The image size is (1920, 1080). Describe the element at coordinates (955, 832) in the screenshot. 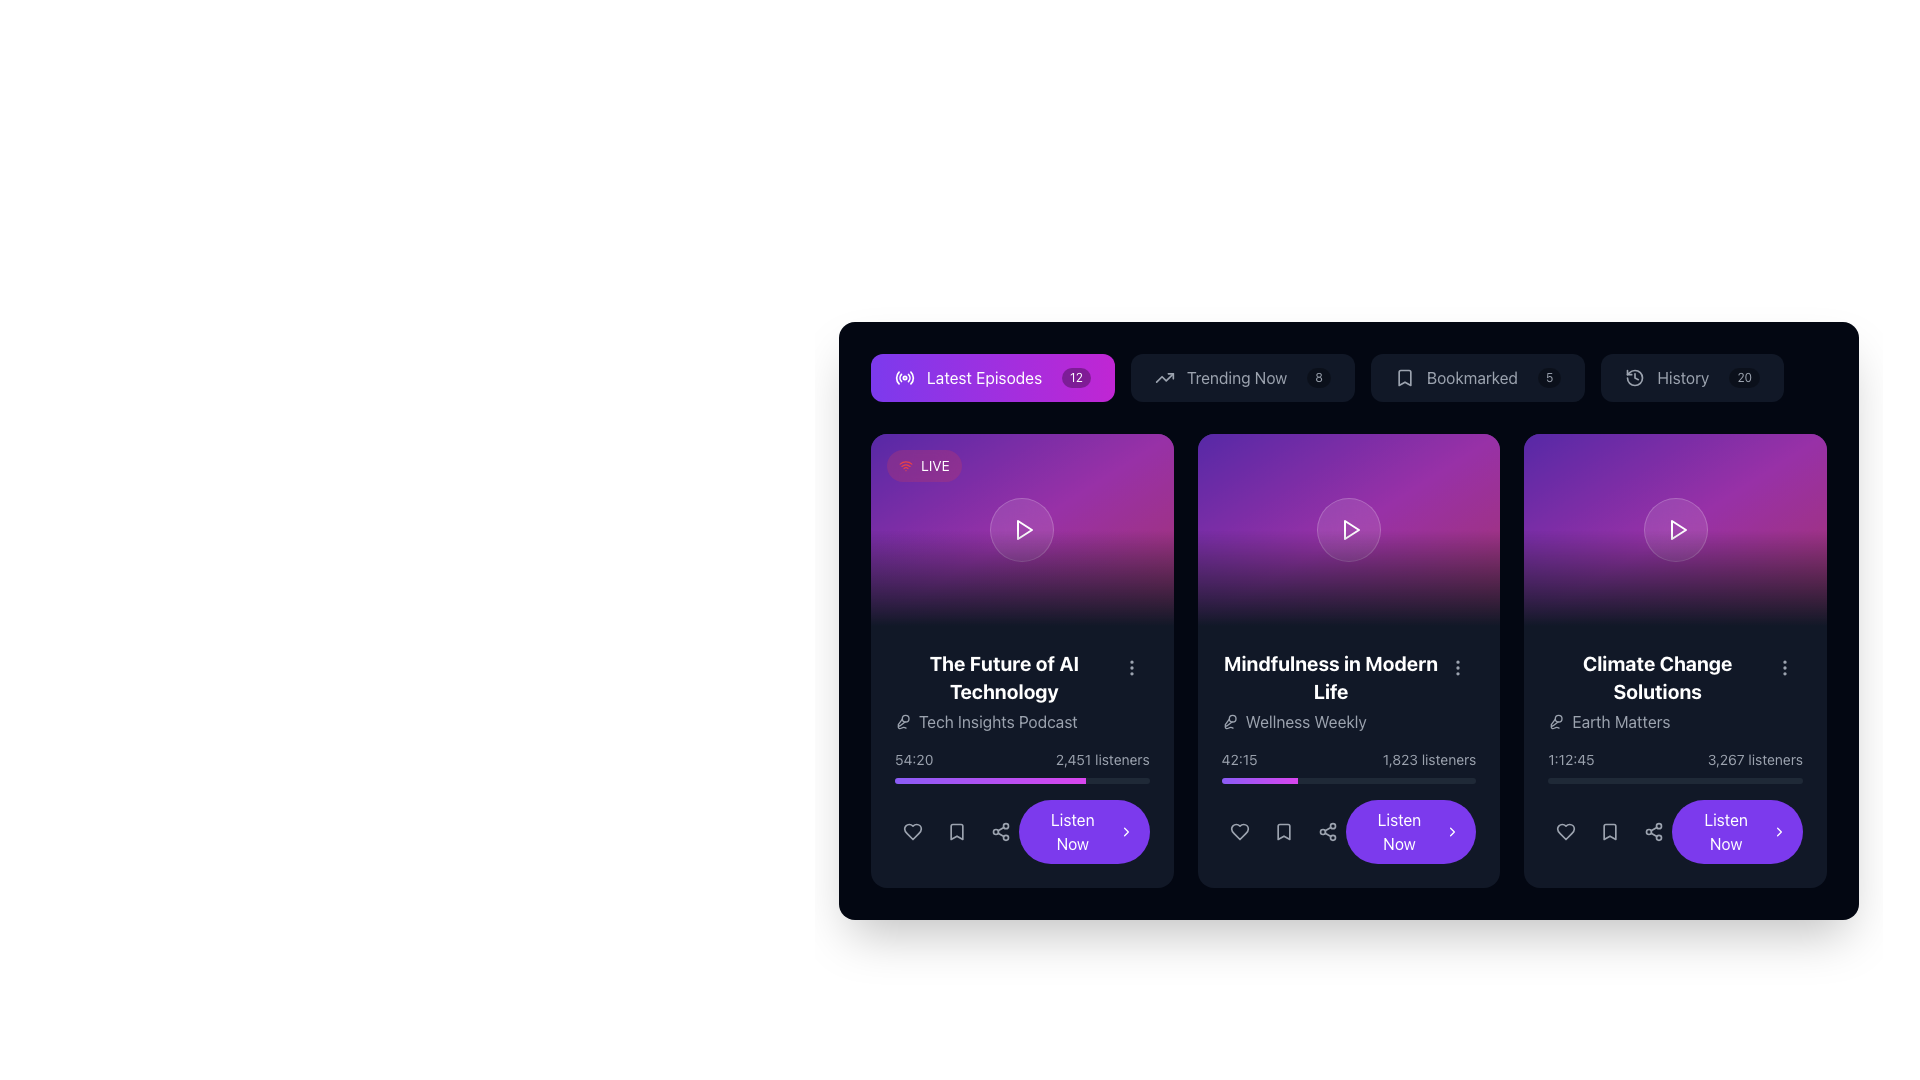

I see `the gray bookmark icon with a modern outline located in the bottom section of the first content card to bookmark the content` at that location.